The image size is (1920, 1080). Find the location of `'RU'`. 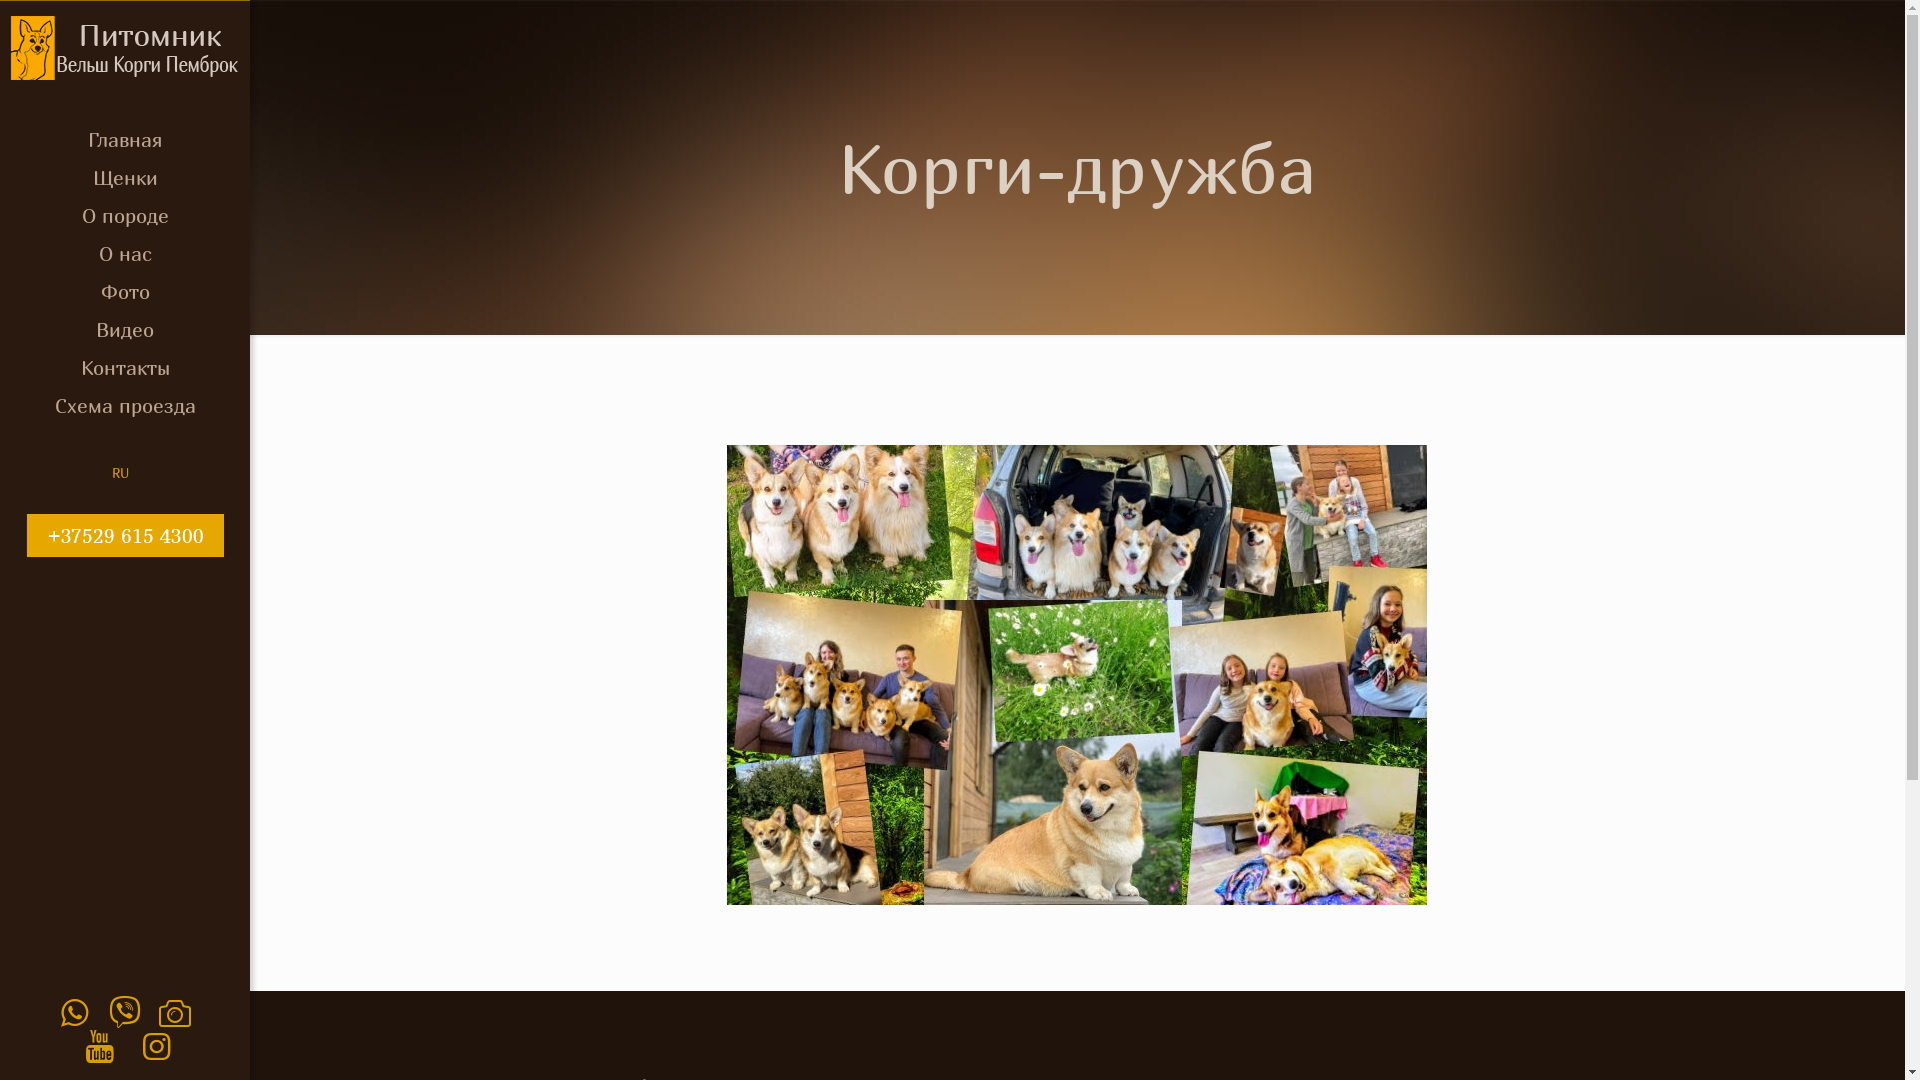

'RU' is located at coordinates (110, 473).